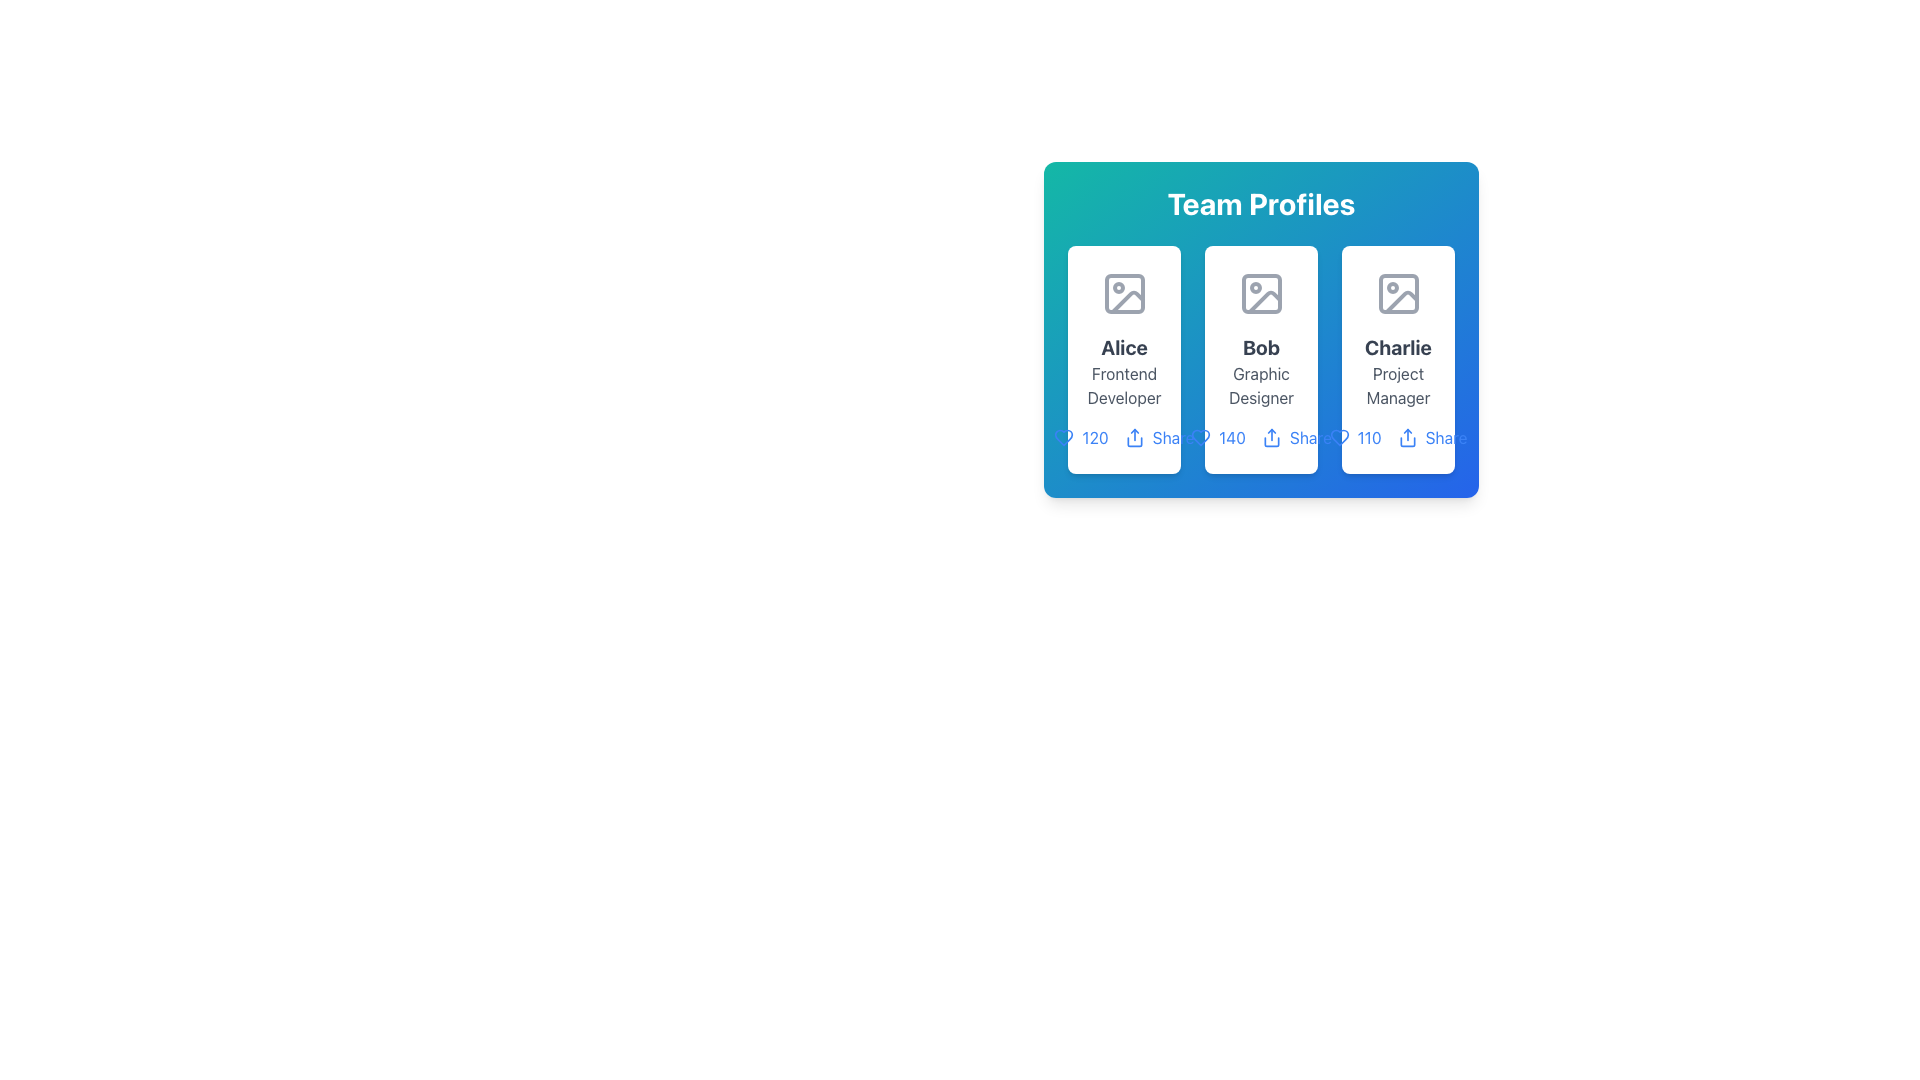 Image resolution: width=1920 pixels, height=1080 pixels. What do you see at coordinates (1296, 437) in the screenshot?
I see `the share link element, which is the third interactive item in the middle card, to prompt the sharing dialog` at bounding box center [1296, 437].